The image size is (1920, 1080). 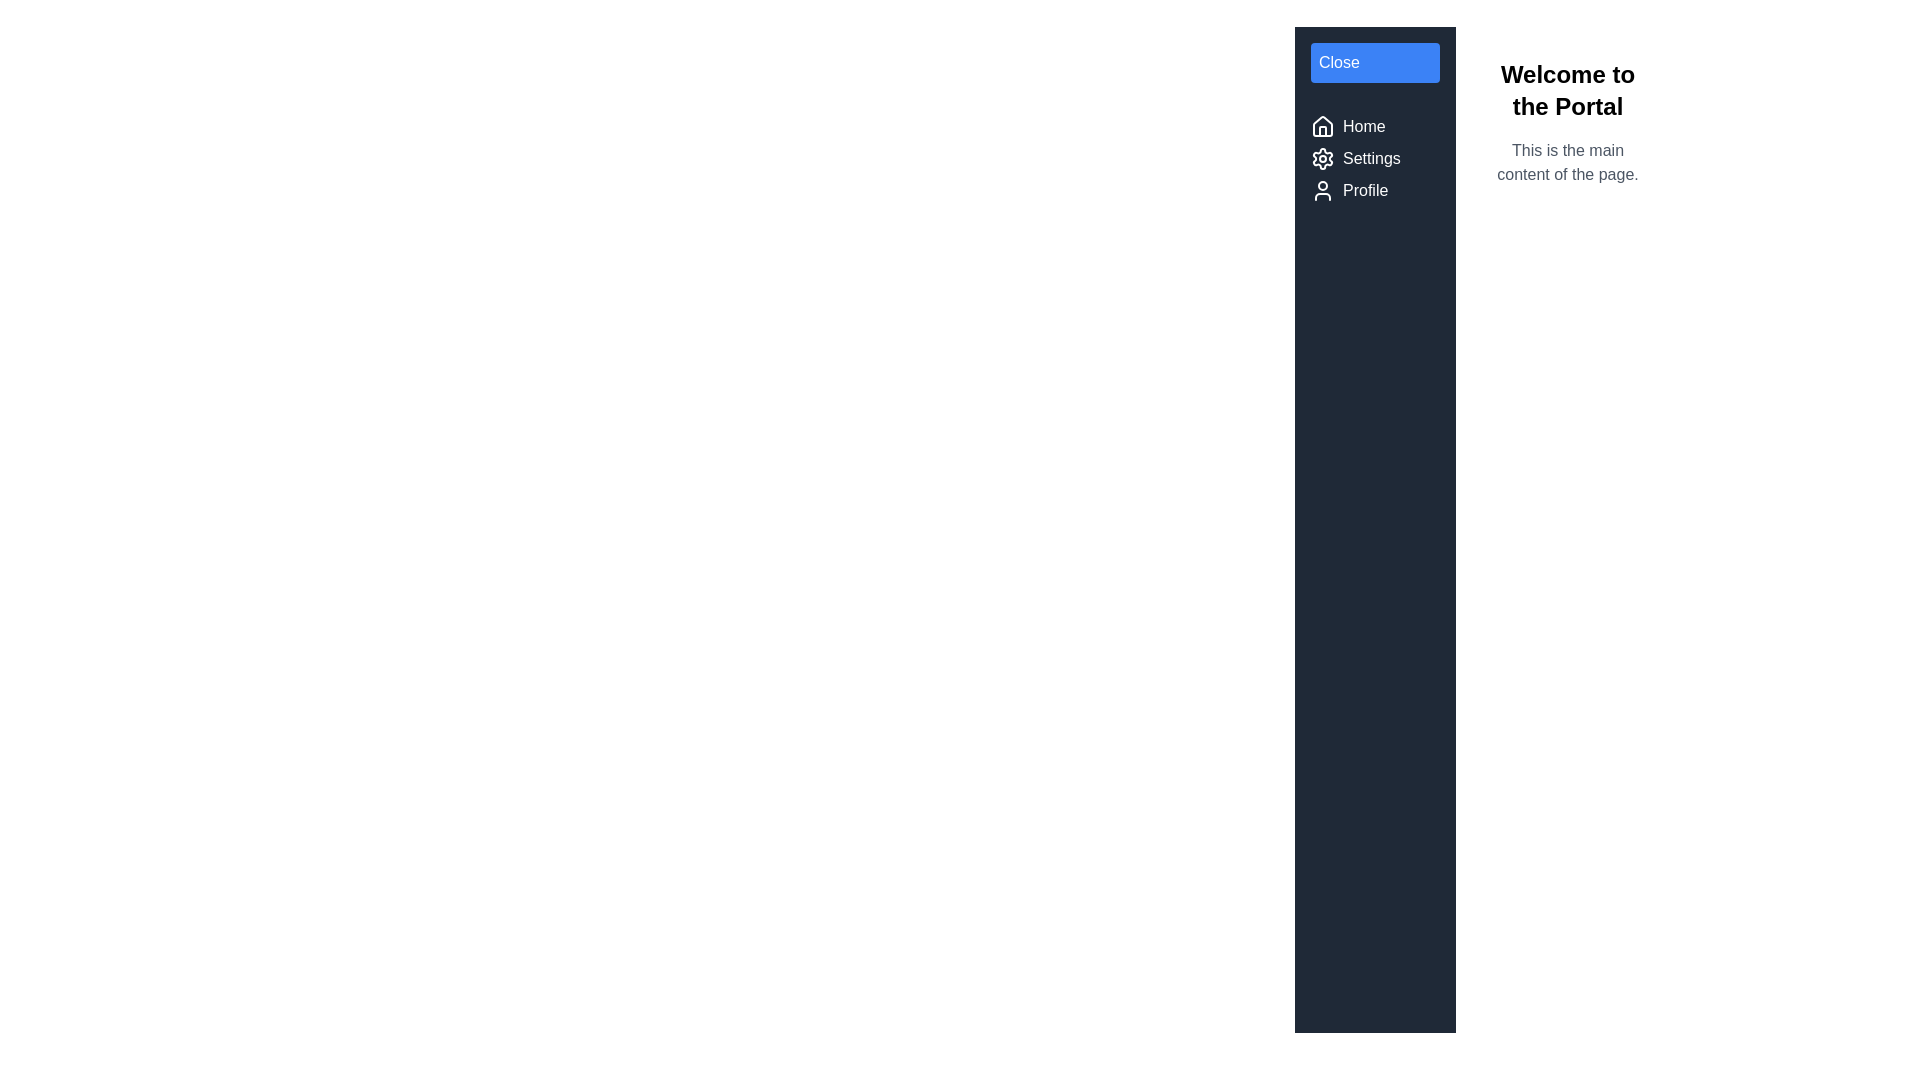 I want to click on the 'Settings' navigation item, which is the second option in the vertical menu on the dark sidebar, so click(x=1373, y=157).